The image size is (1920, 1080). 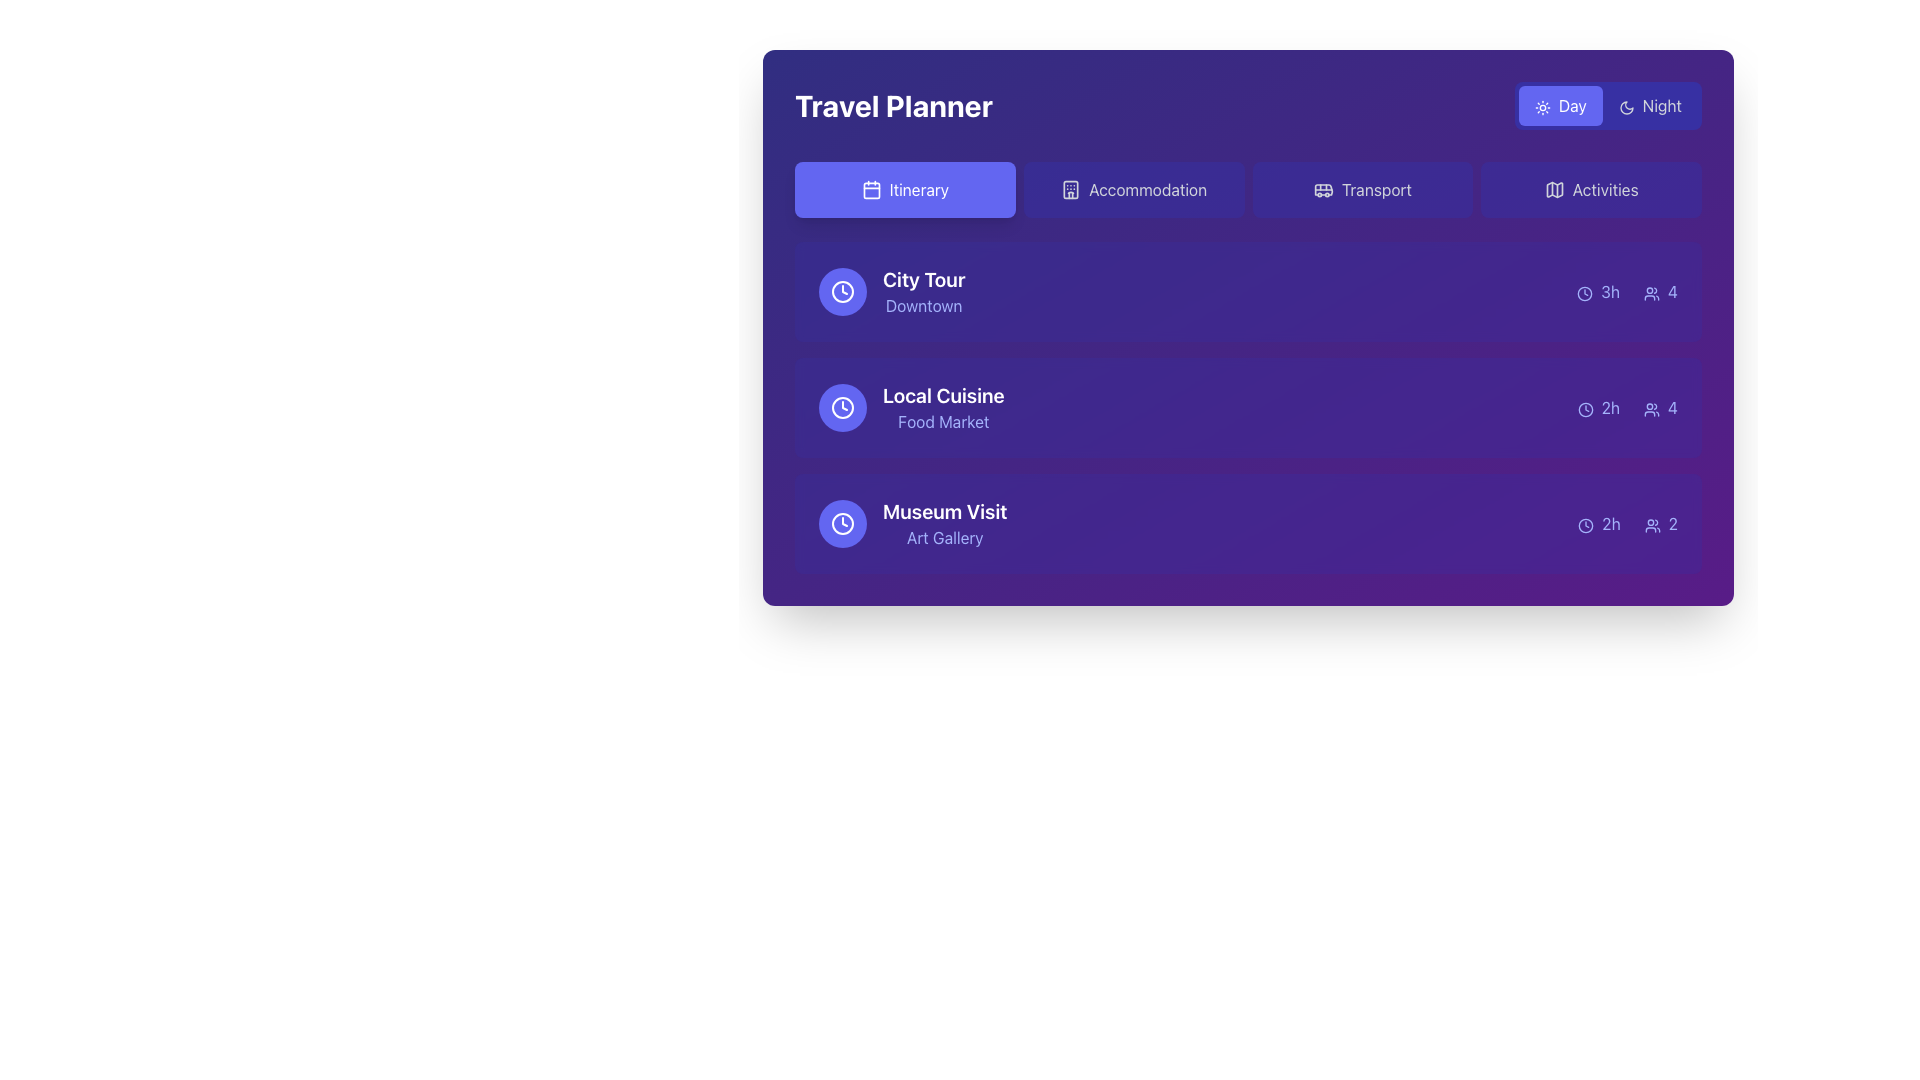 I want to click on the value of the Text (Number) indicating the group size associated with the first itinerary item, which is located at the top-right section of the first item in the list, so click(x=1660, y=292).